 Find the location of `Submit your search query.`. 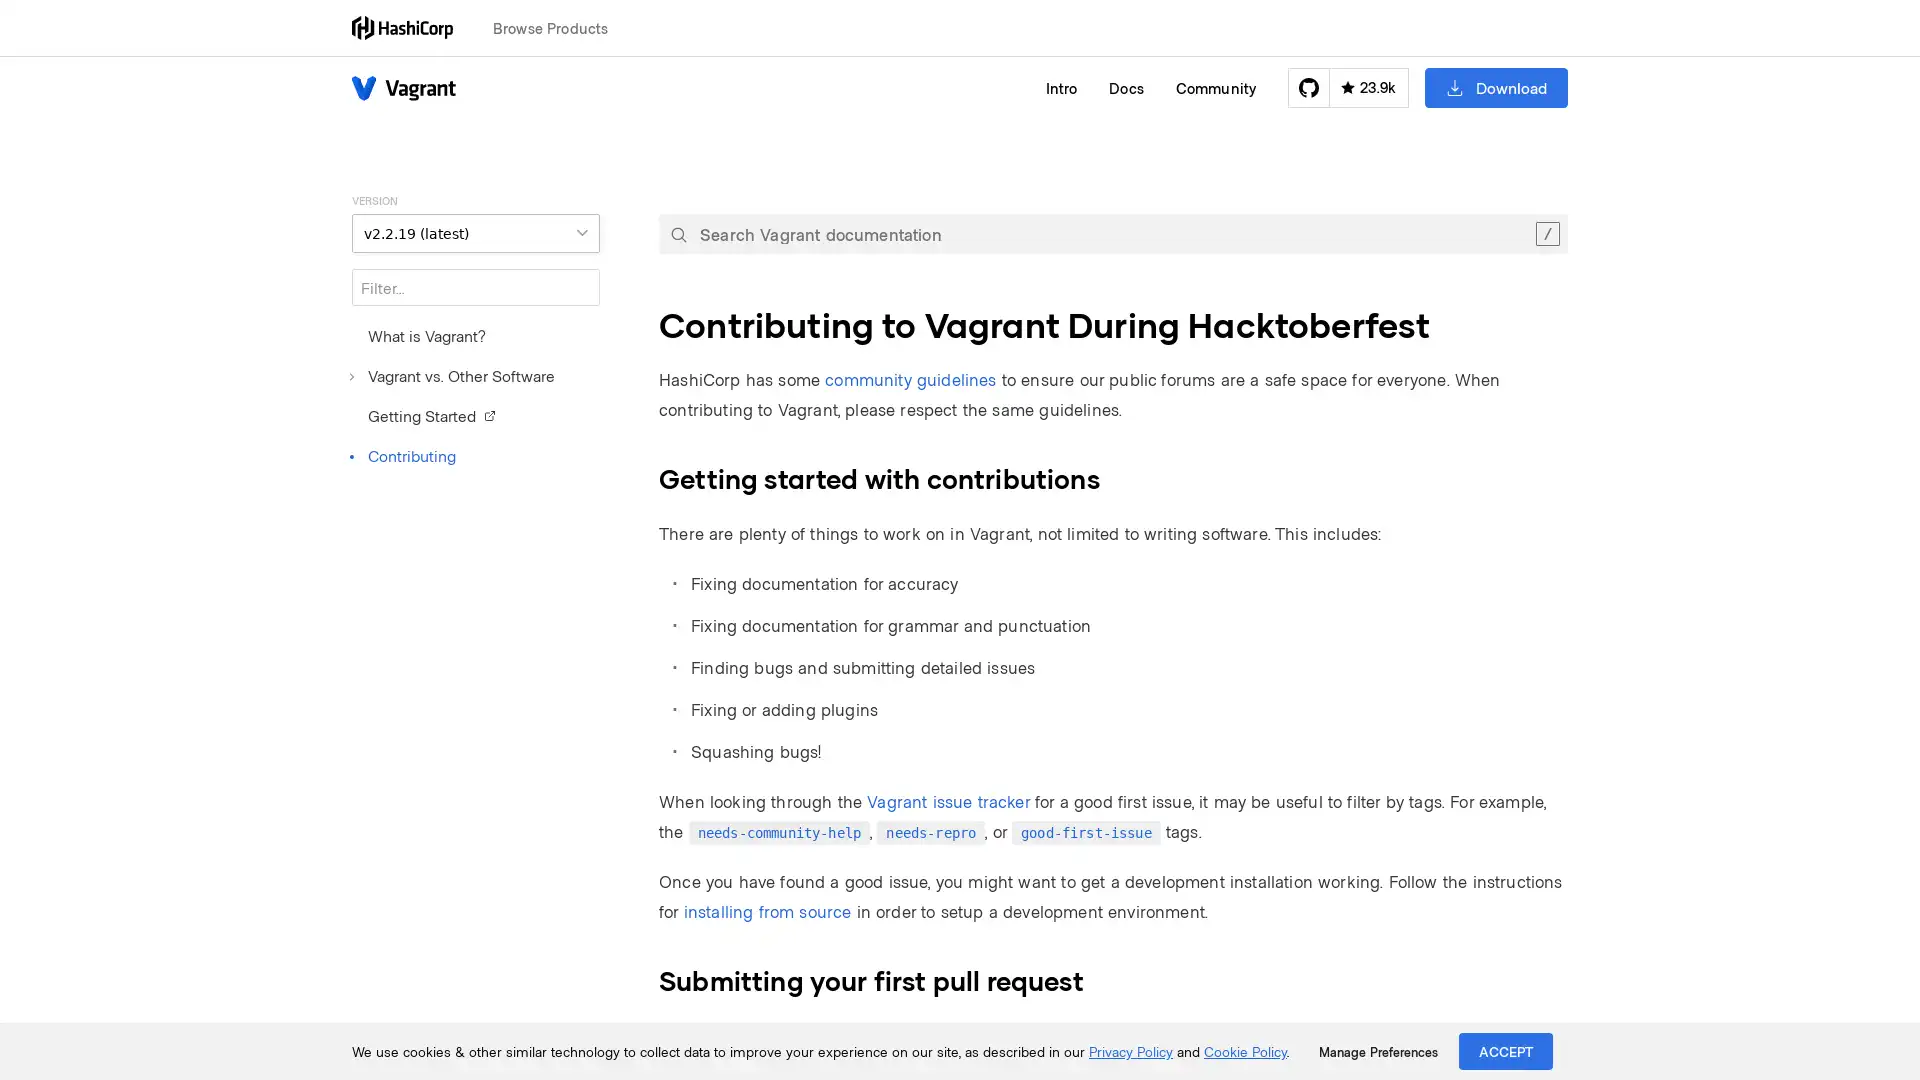

Submit your search query. is located at coordinates (678, 233).